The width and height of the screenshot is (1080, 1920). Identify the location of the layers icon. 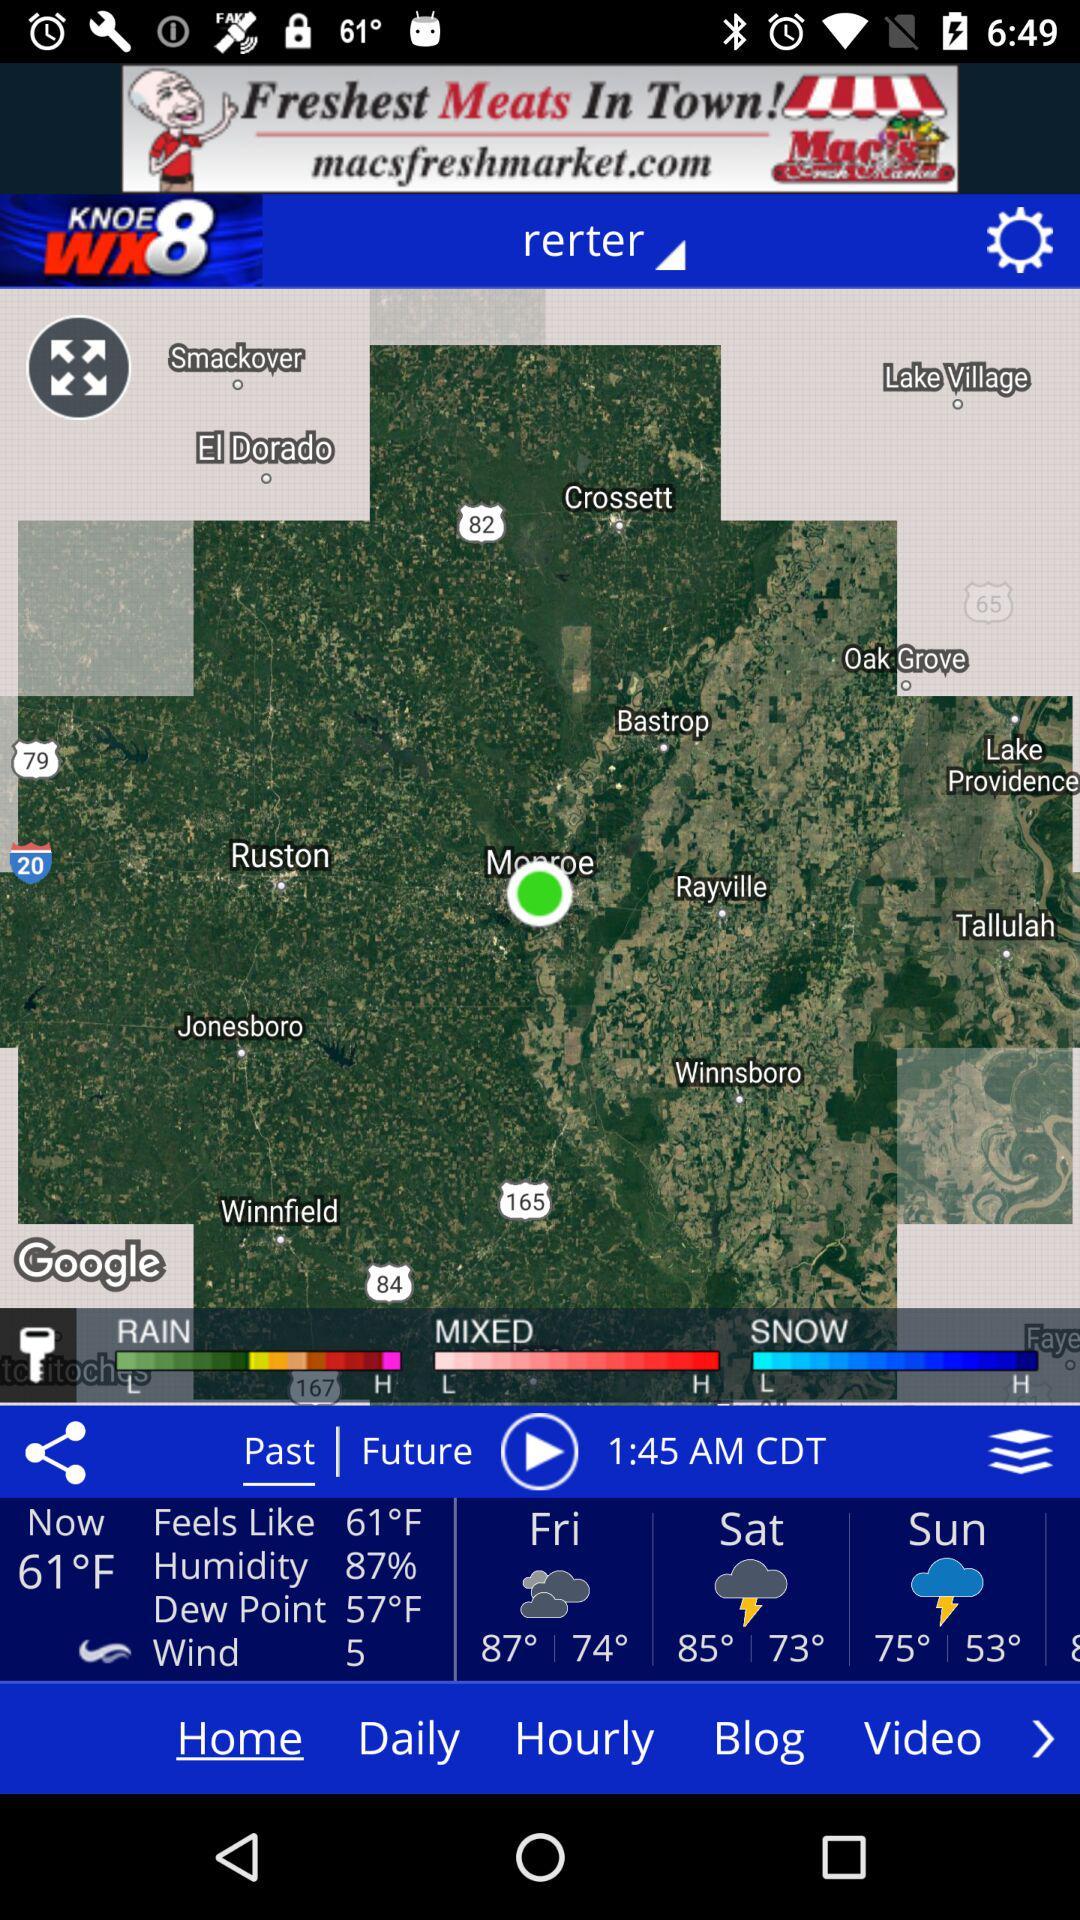
(1020, 1451).